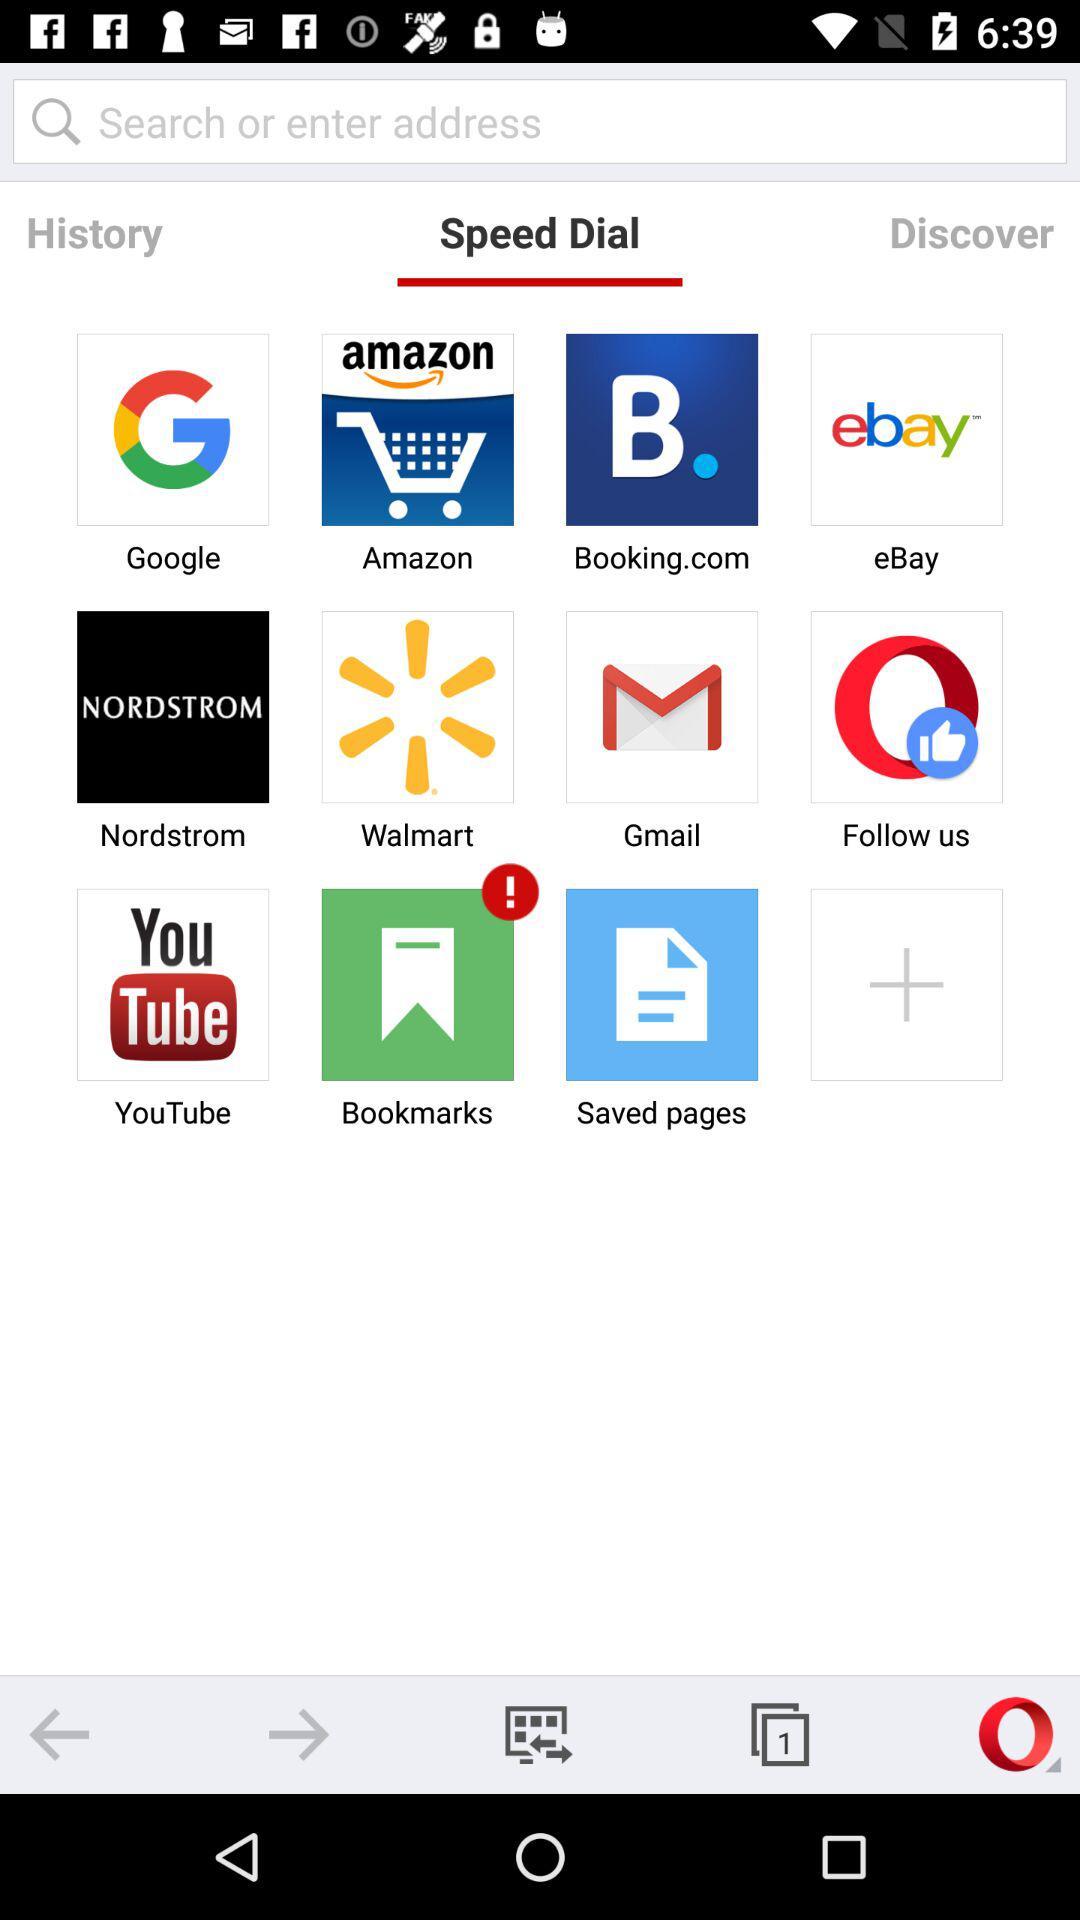  I want to click on the arrow_backward icon, so click(58, 1733).